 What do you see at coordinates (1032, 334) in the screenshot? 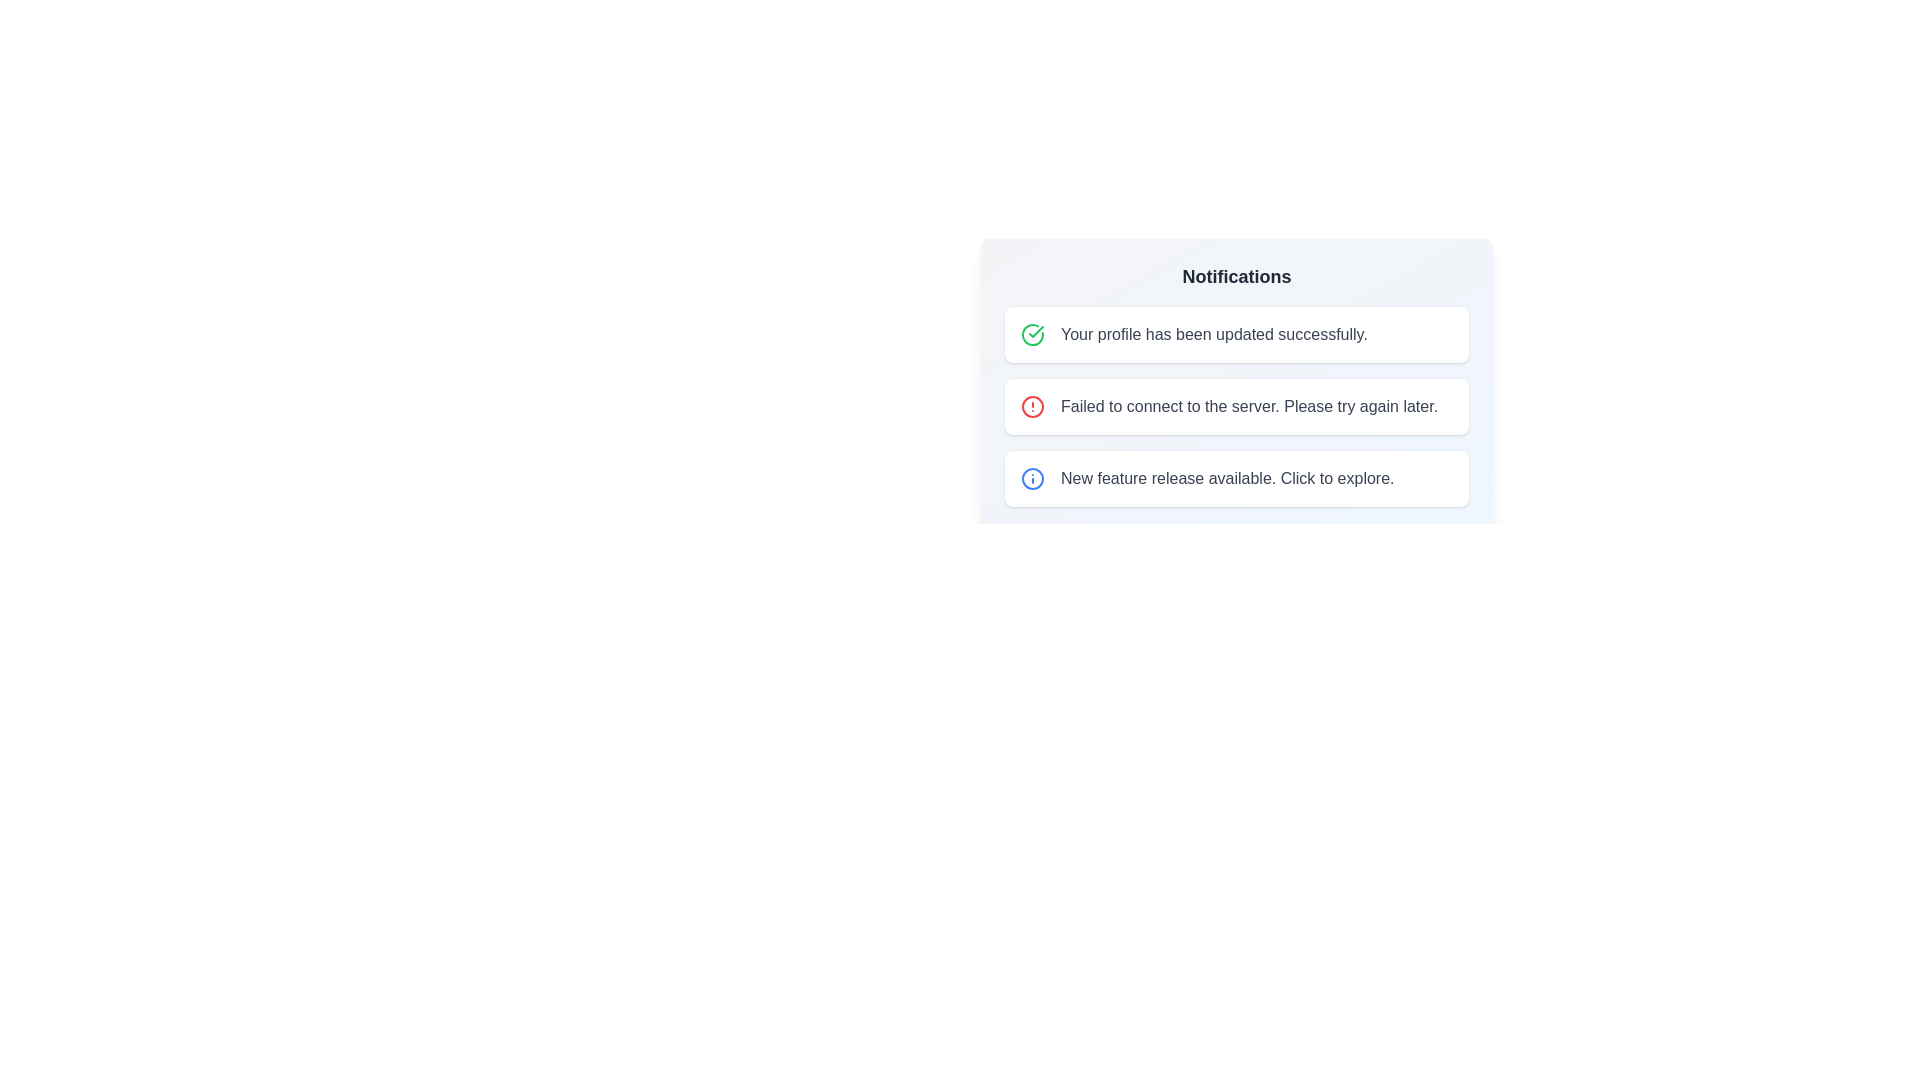
I see `the green circular icon with a checkmark design, which indicates a successful state, located in the notification box that displays 'Your profile has been updated successfully.'` at bounding box center [1032, 334].